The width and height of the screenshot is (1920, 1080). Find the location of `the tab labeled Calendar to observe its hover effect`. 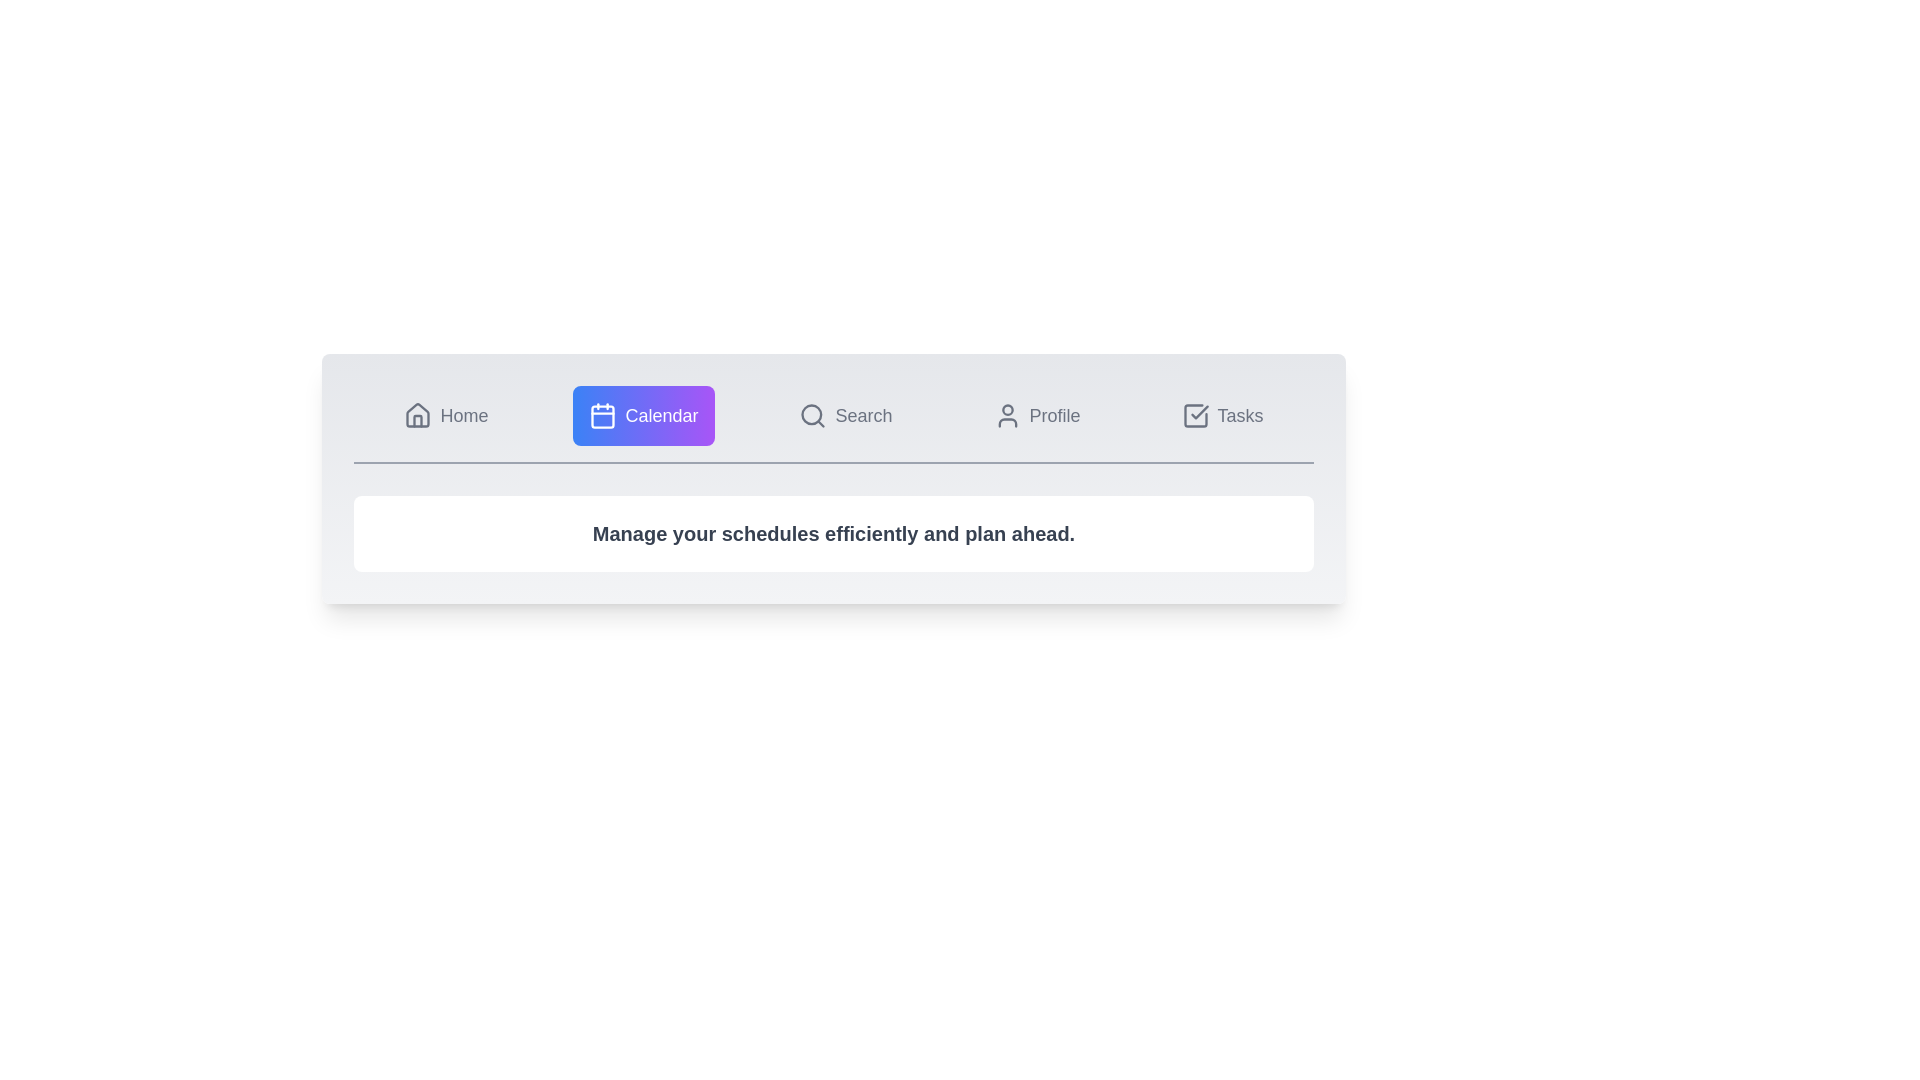

the tab labeled Calendar to observe its hover effect is located at coordinates (643, 415).